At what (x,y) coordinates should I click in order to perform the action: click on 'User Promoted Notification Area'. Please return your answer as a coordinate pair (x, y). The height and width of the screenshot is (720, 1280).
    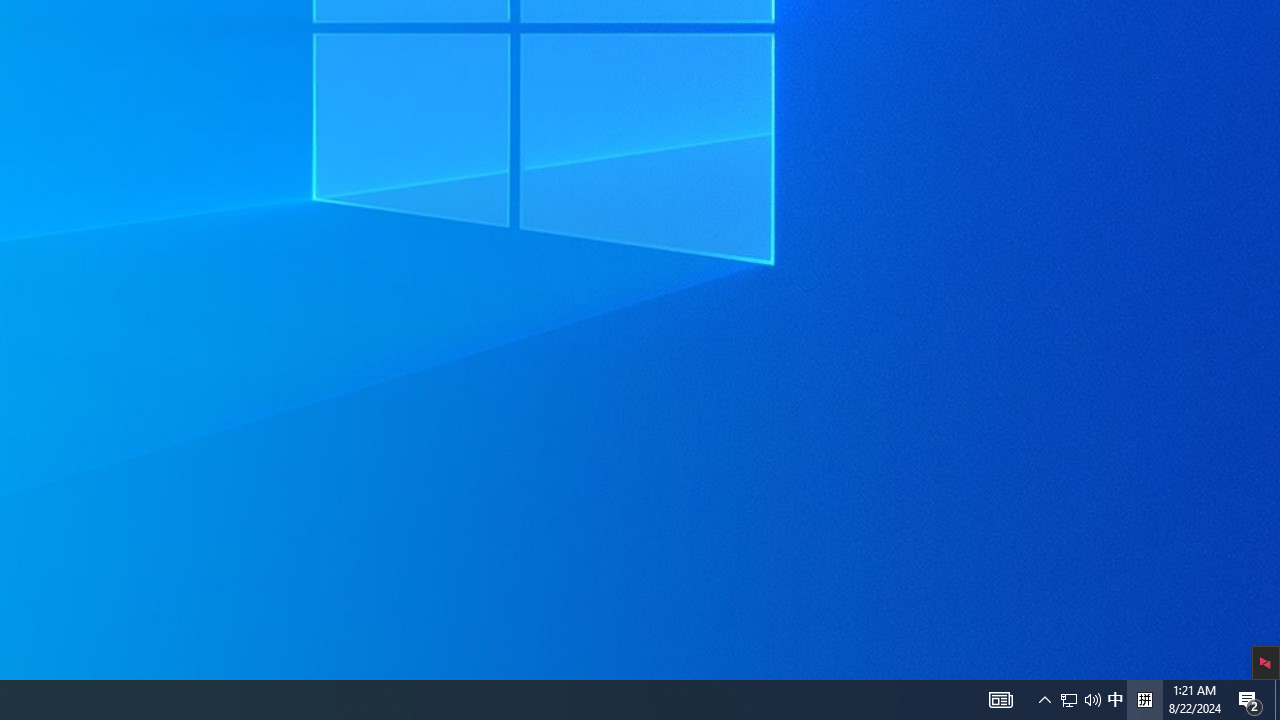
    Looking at the image, I should click on (1044, 698).